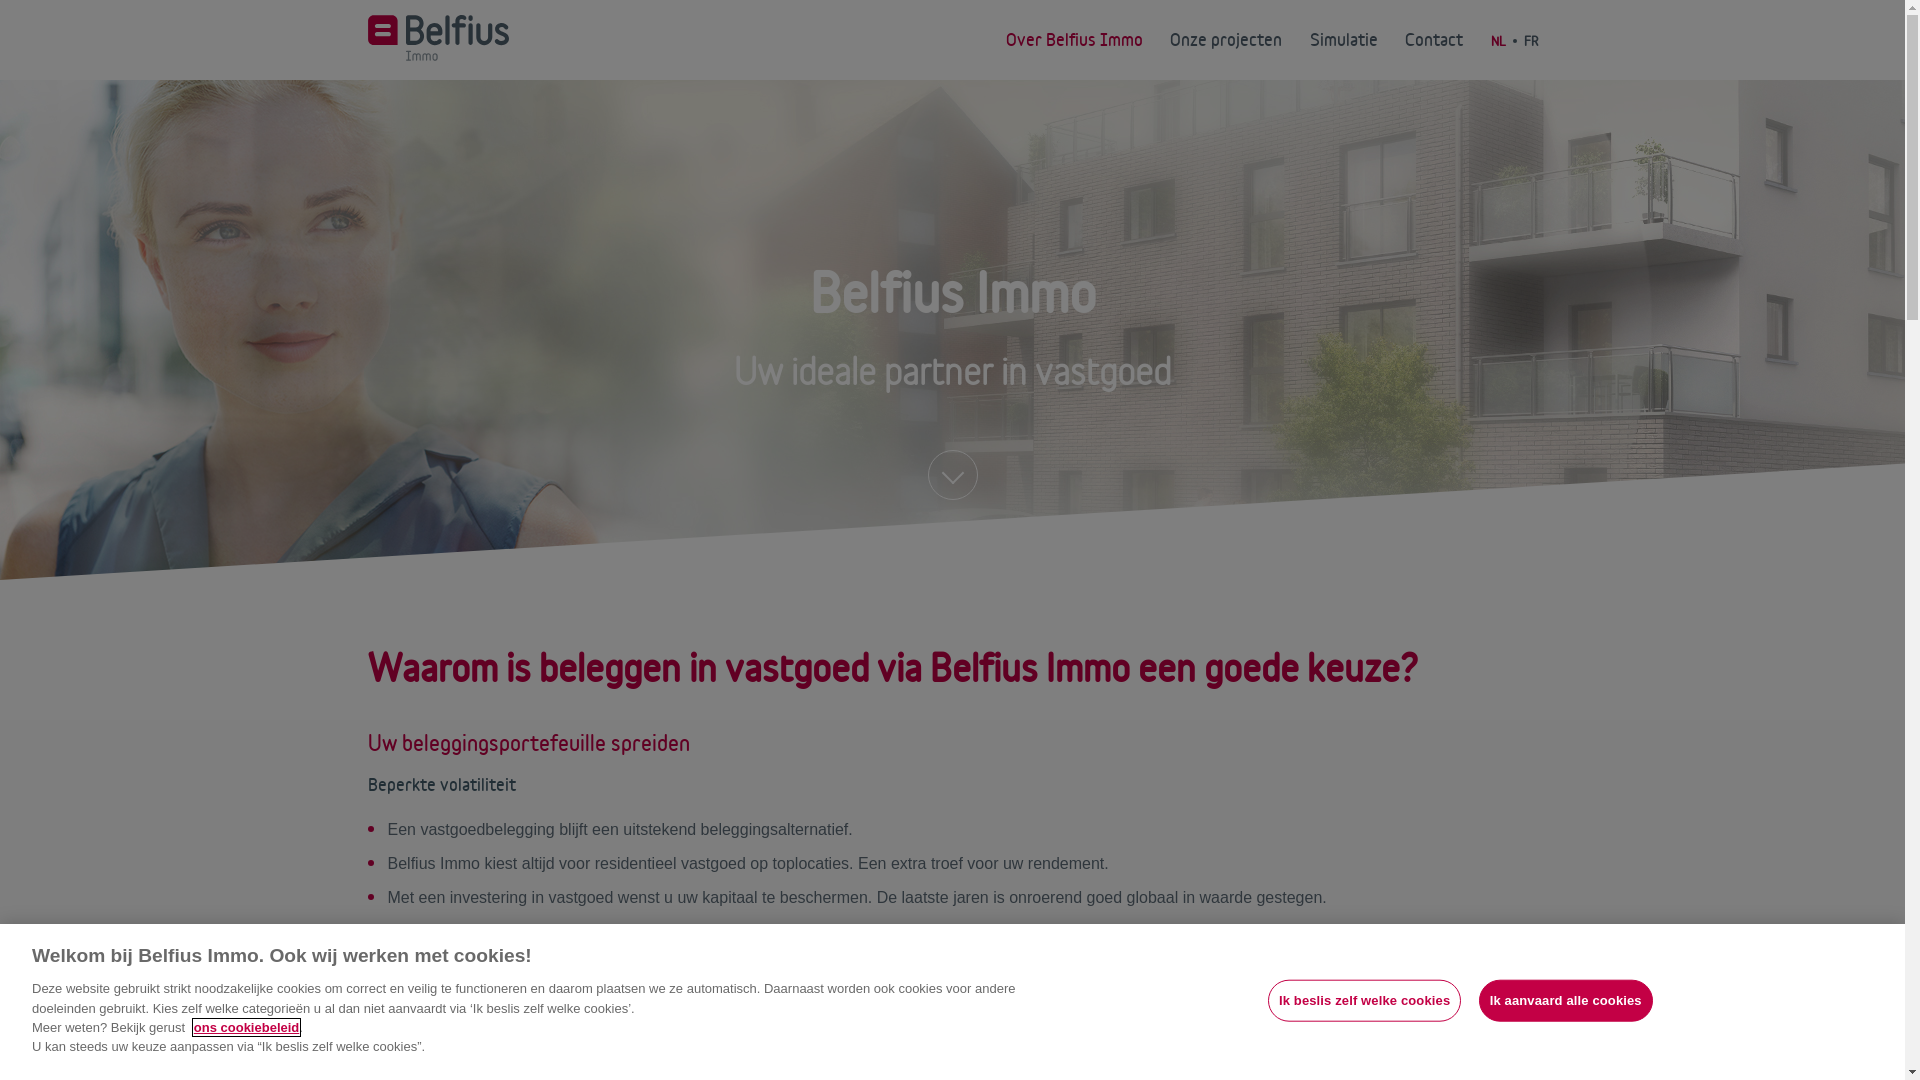 Image resolution: width=1920 pixels, height=1080 pixels. What do you see at coordinates (193, 1027) in the screenshot?
I see `'ons cookiebeleid'` at bounding box center [193, 1027].